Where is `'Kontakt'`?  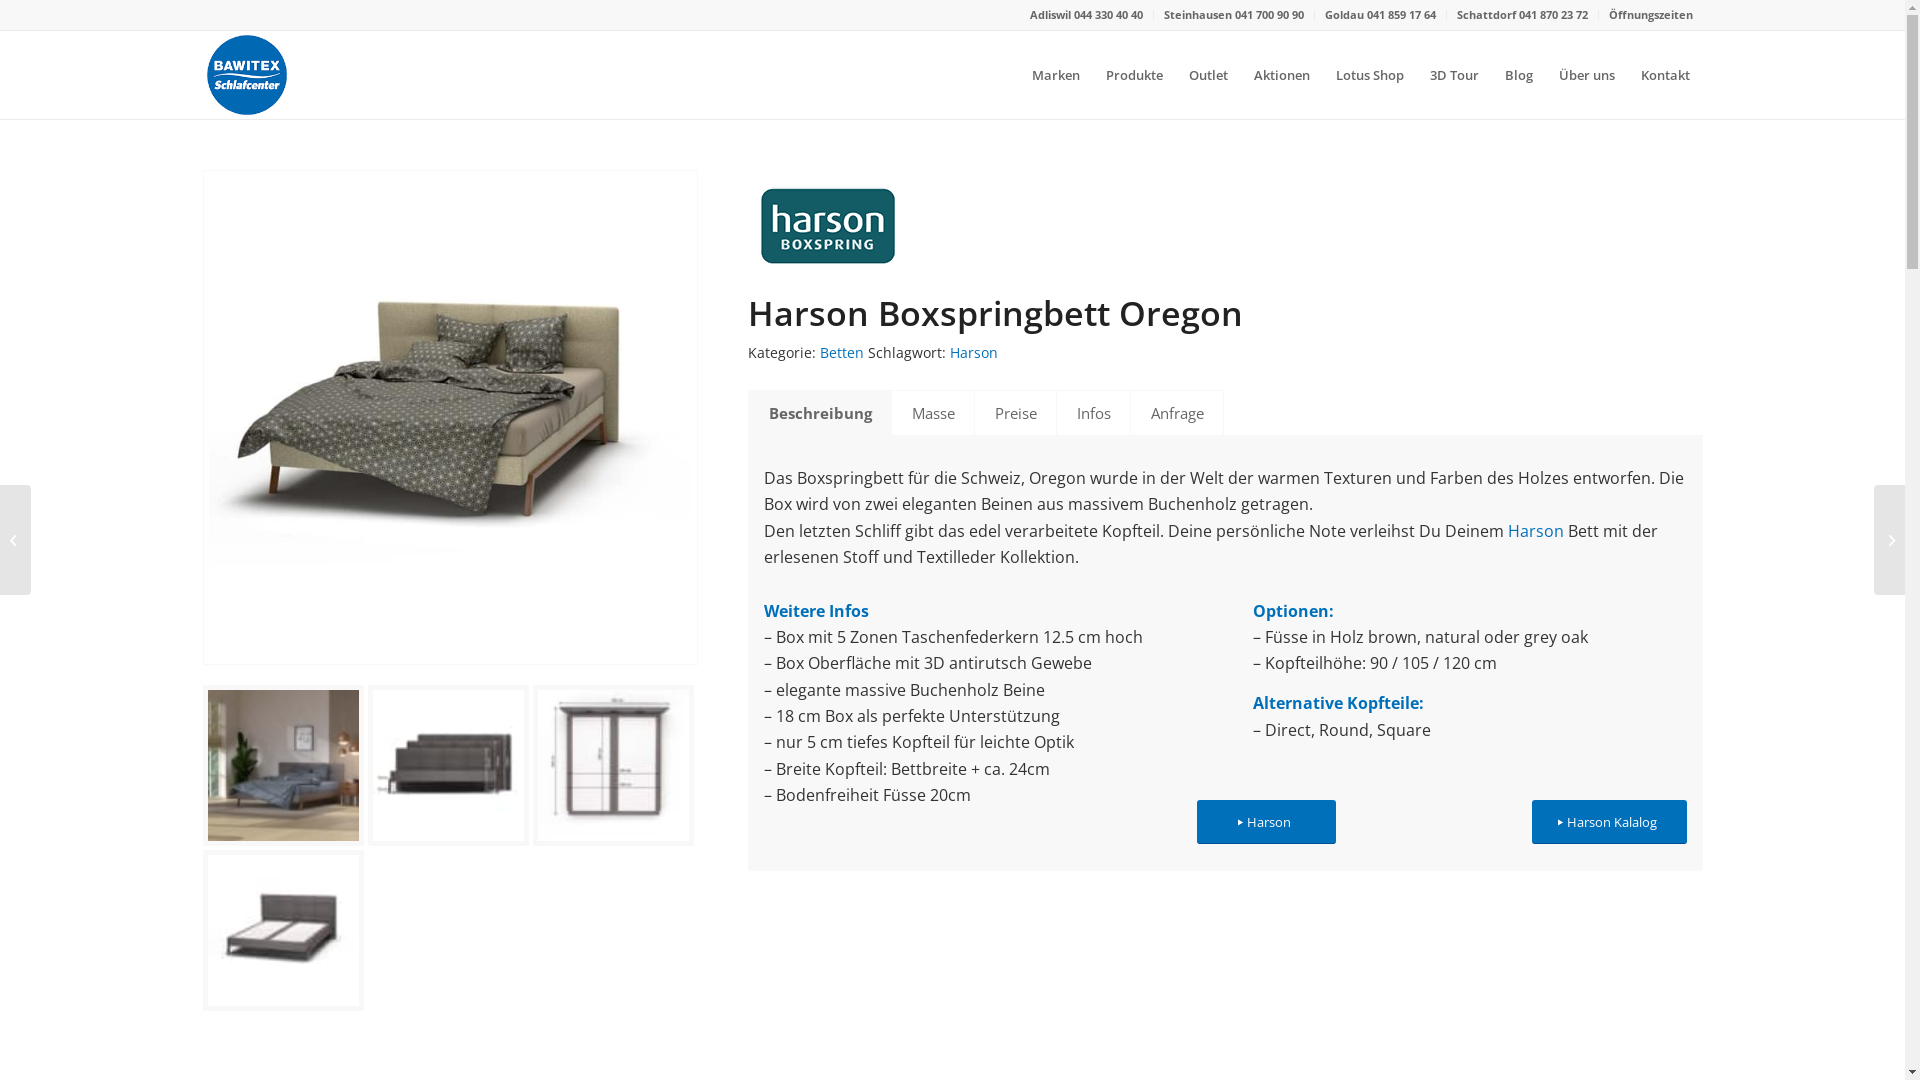 'Kontakt' is located at coordinates (1627, 73).